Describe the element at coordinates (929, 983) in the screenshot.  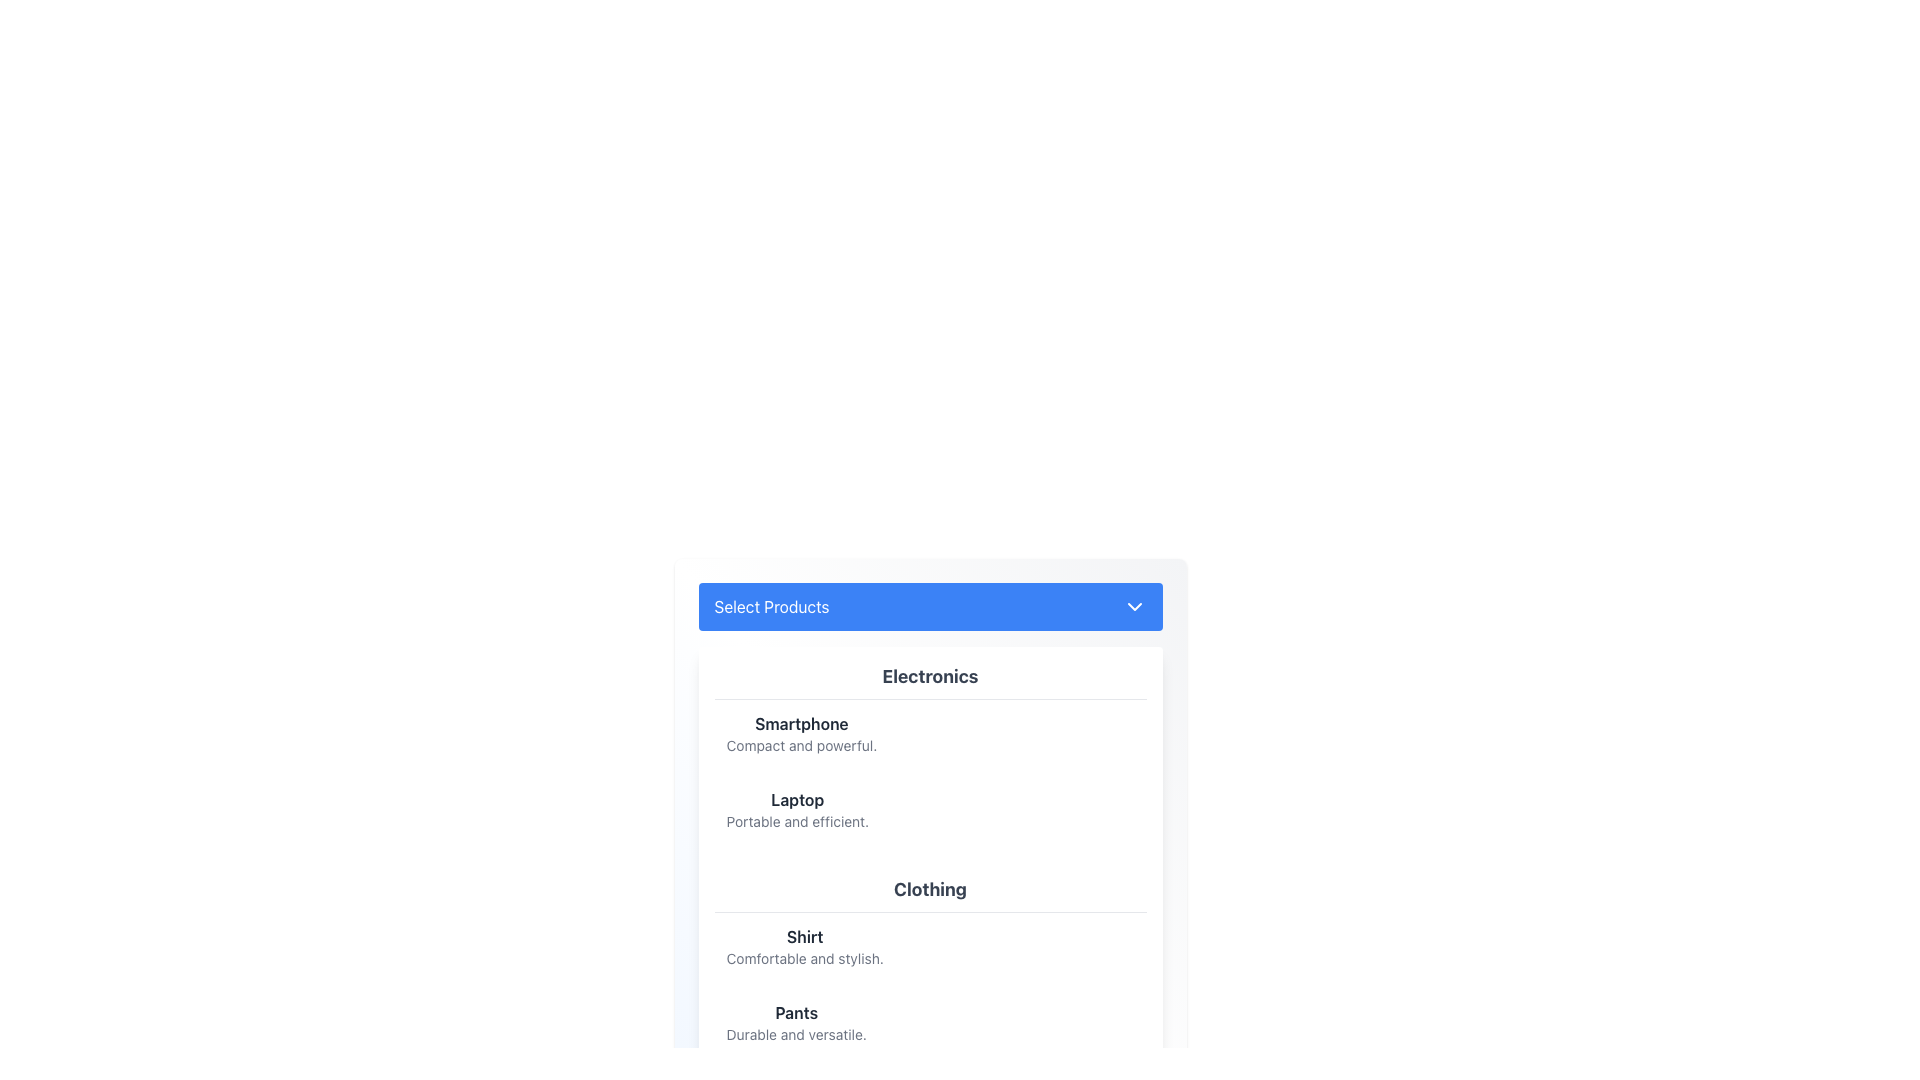
I see `the individual items in the 'Clothing' section list, which includes 'Shirt' and 'Pants'` at that location.